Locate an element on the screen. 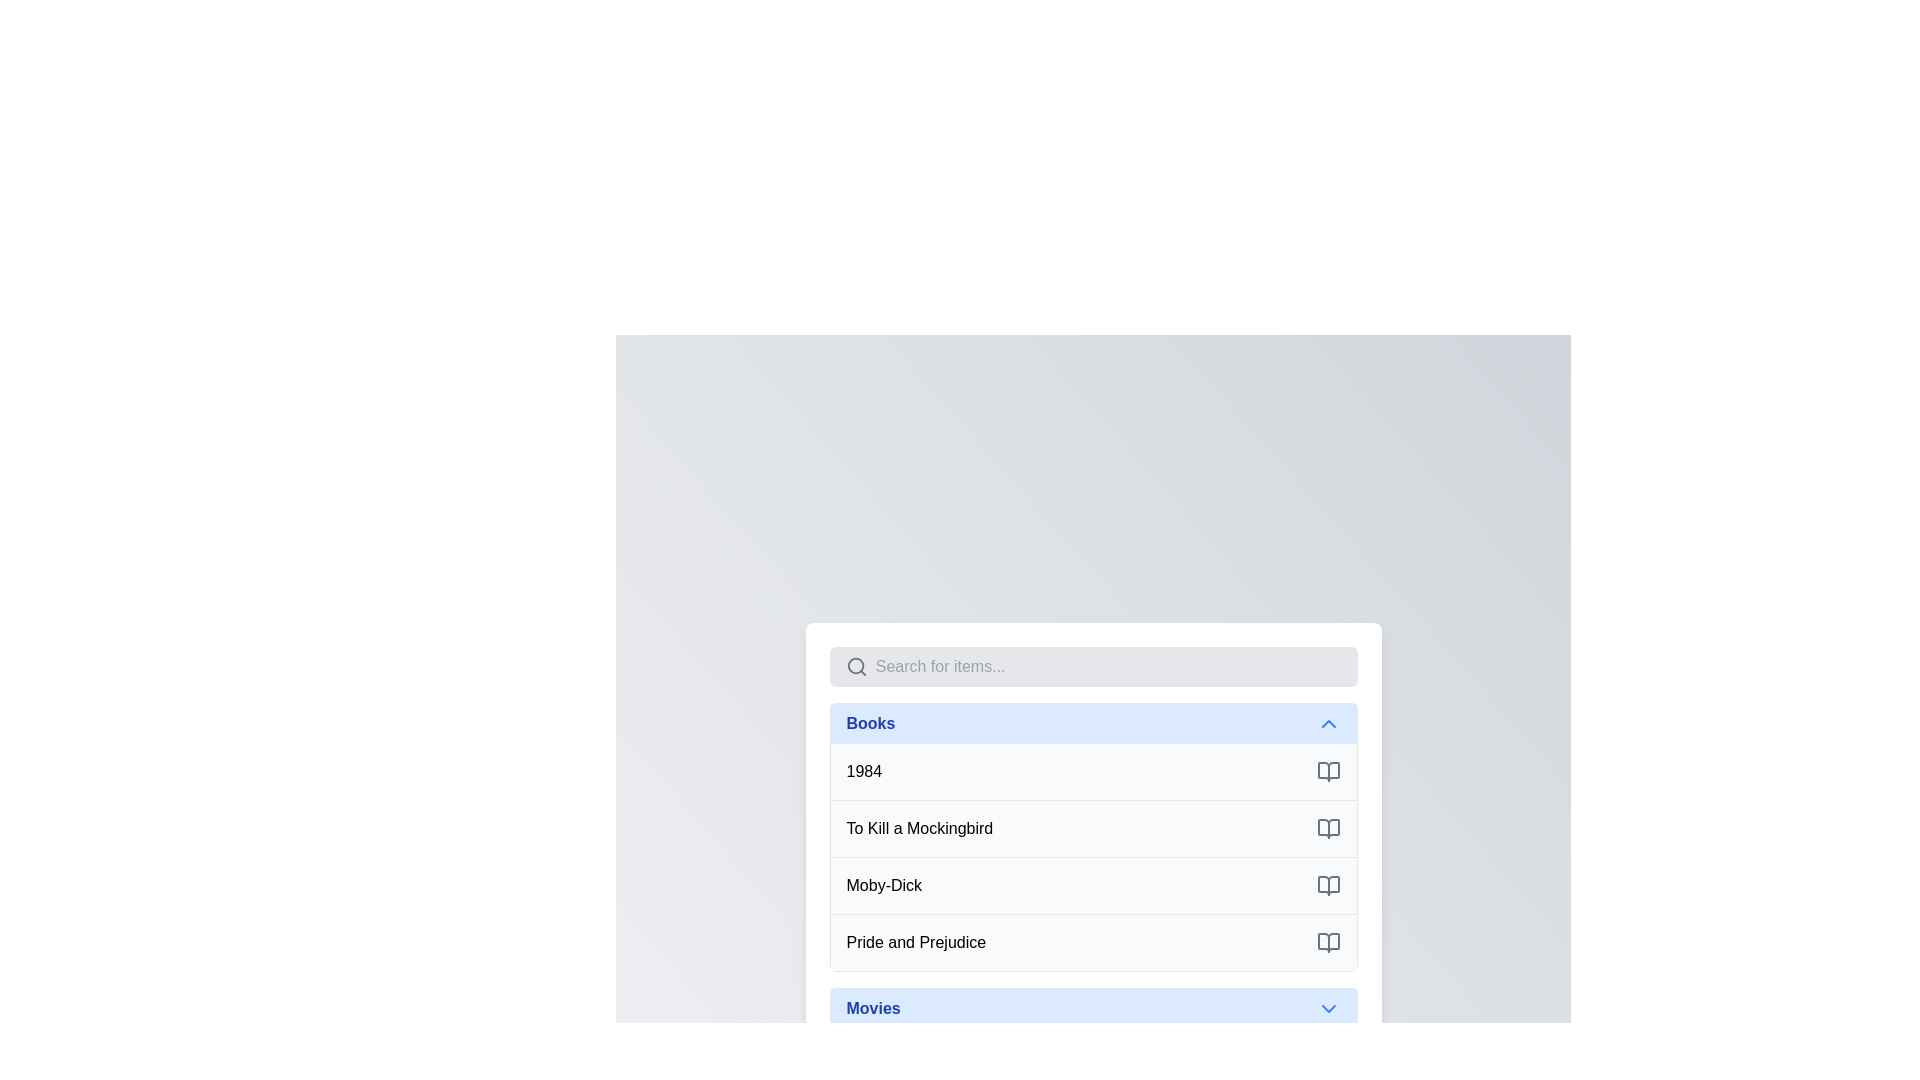 This screenshot has height=1080, width=1920. the icon adjacent to the entry titled '1984' in the 'Books' section is located at coordinates (1328, 770).